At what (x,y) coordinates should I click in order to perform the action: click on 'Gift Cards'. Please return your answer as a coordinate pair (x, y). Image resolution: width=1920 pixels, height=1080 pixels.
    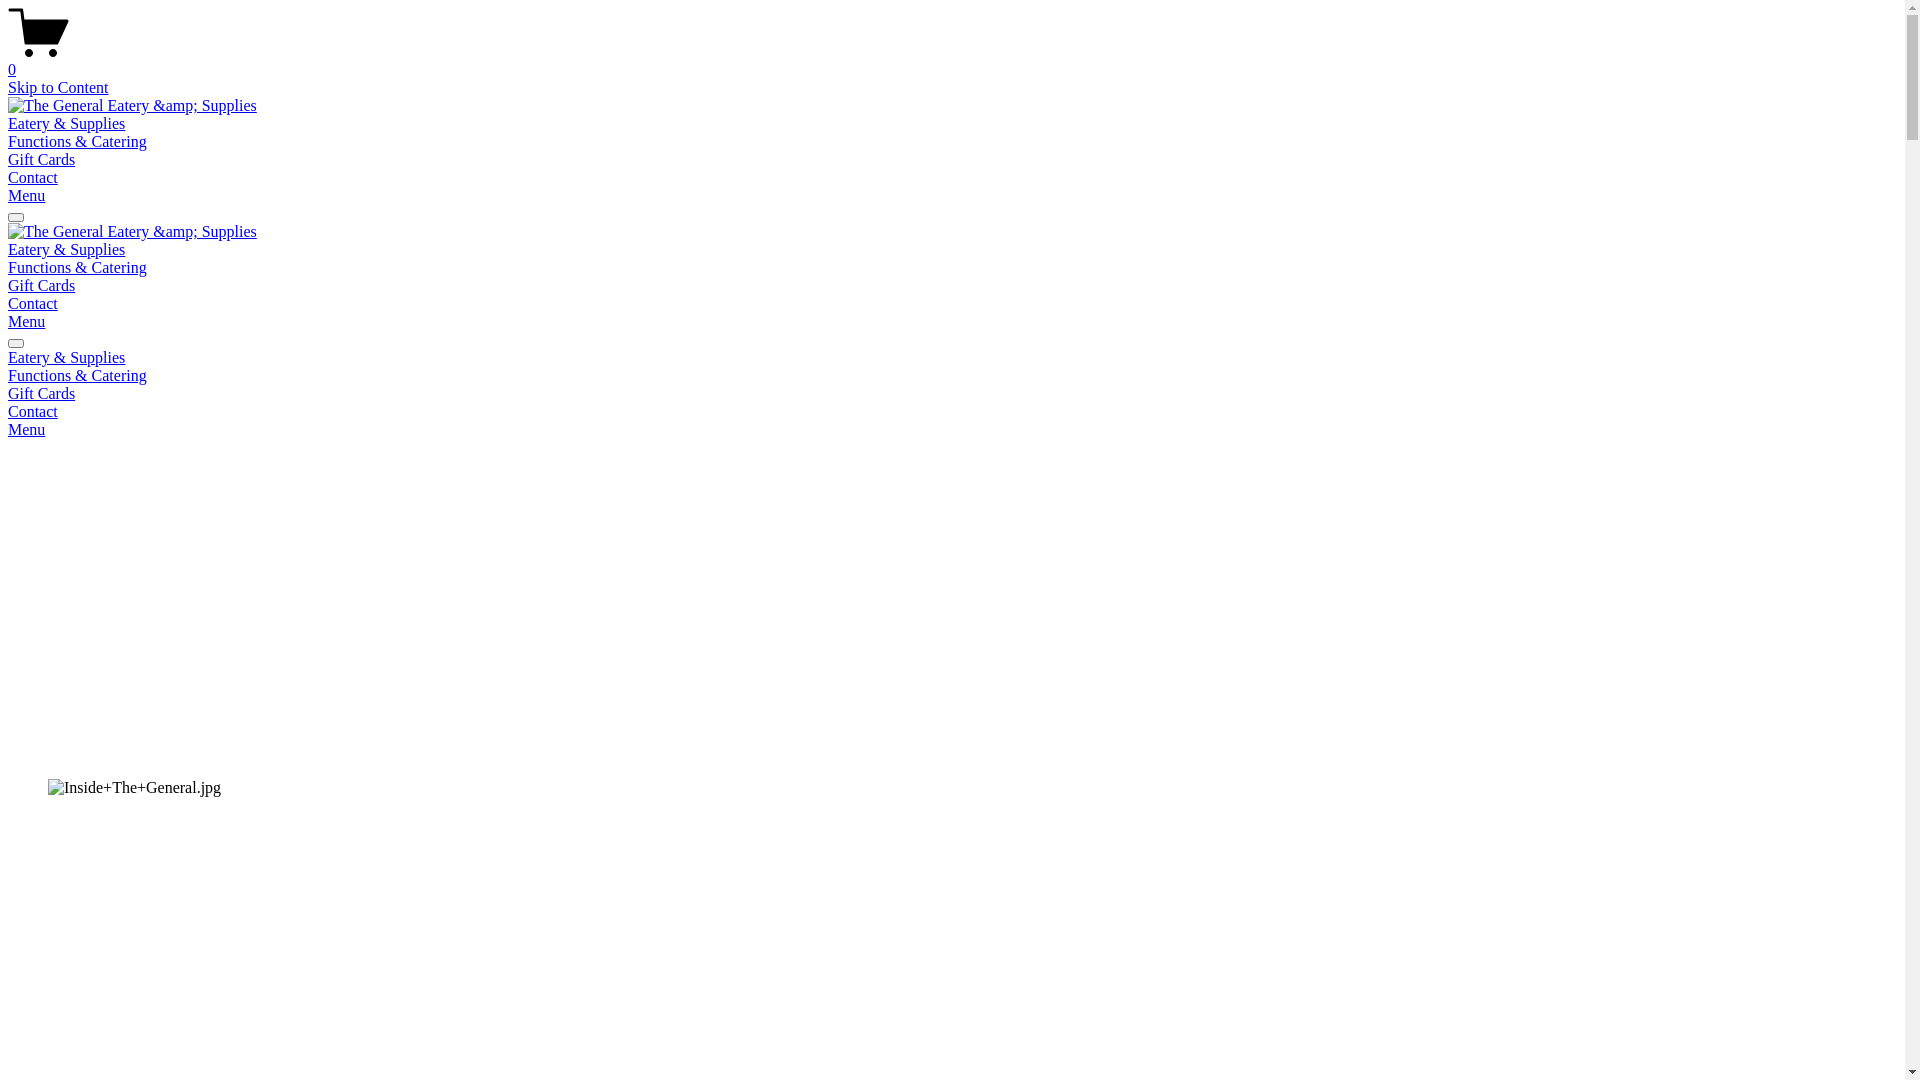
    Looking at the image, I should click on (41, 393).